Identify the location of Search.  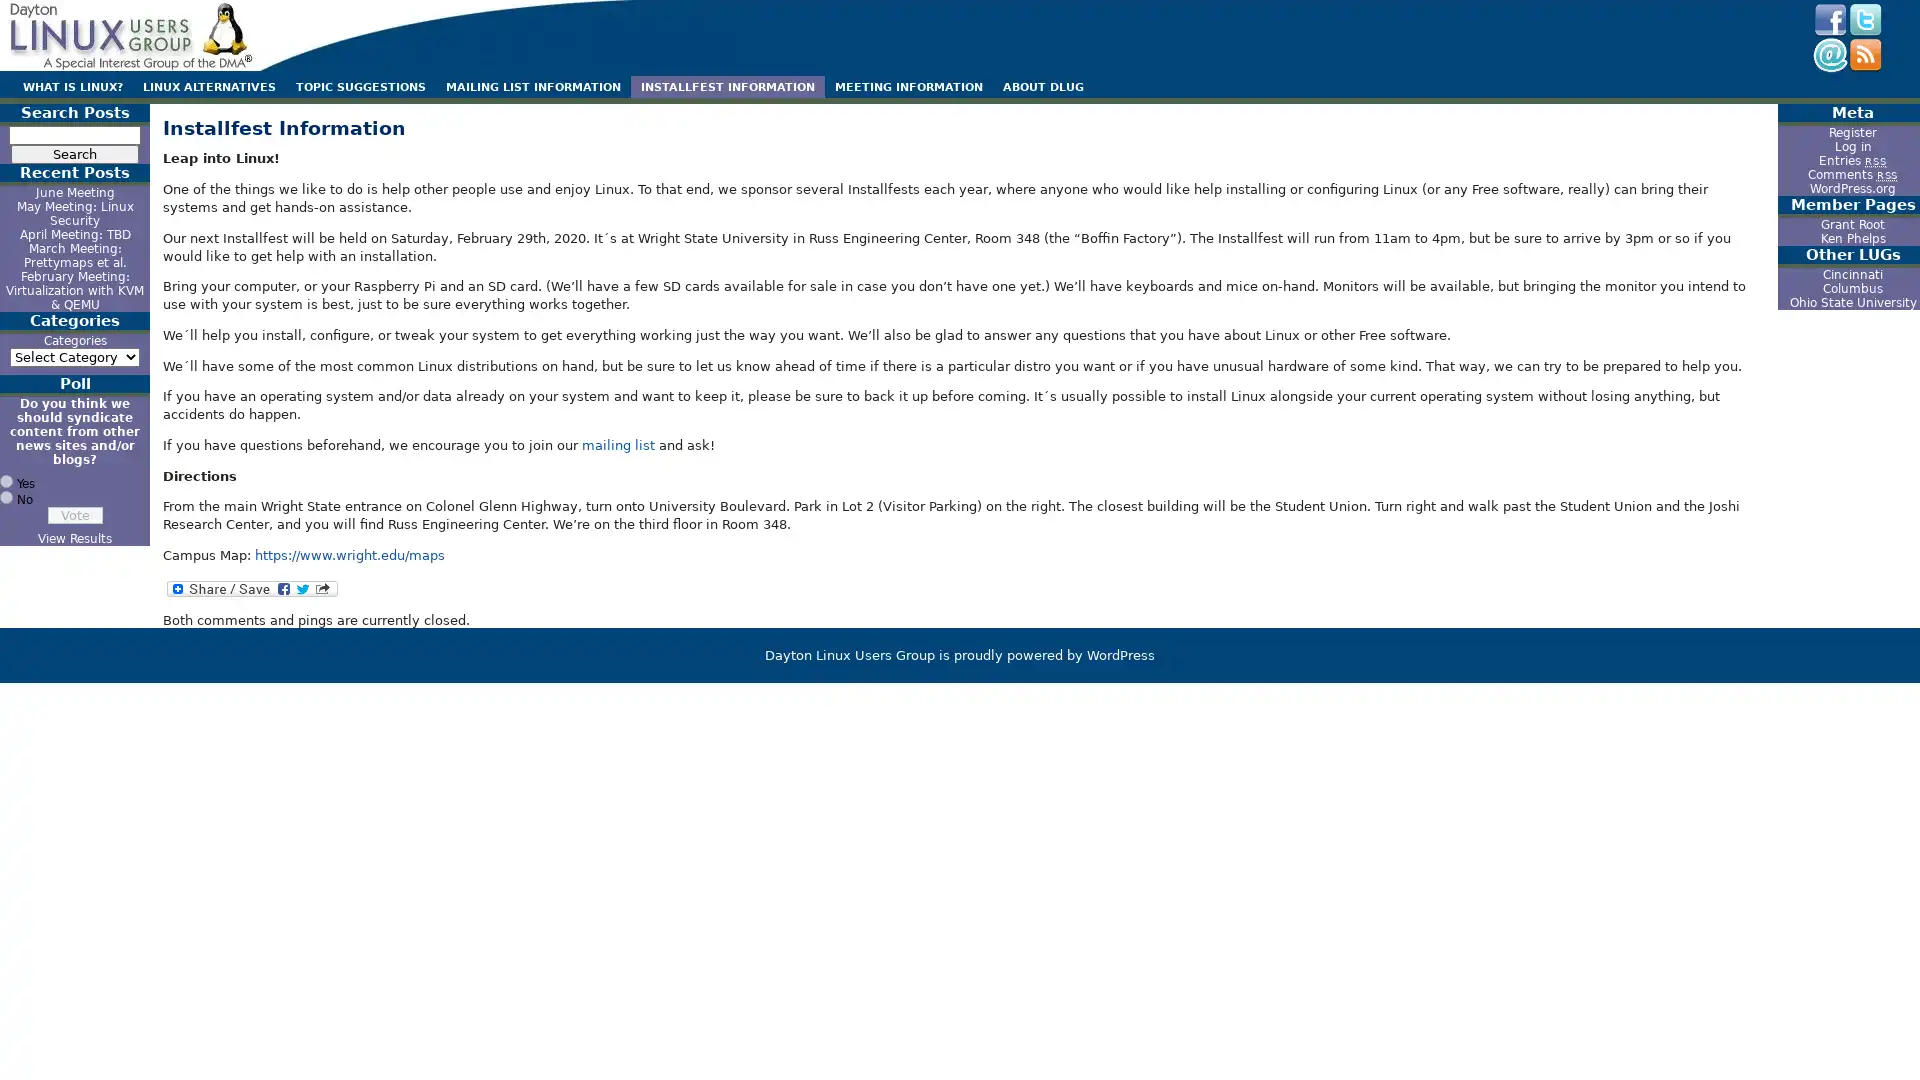
(75, 153).